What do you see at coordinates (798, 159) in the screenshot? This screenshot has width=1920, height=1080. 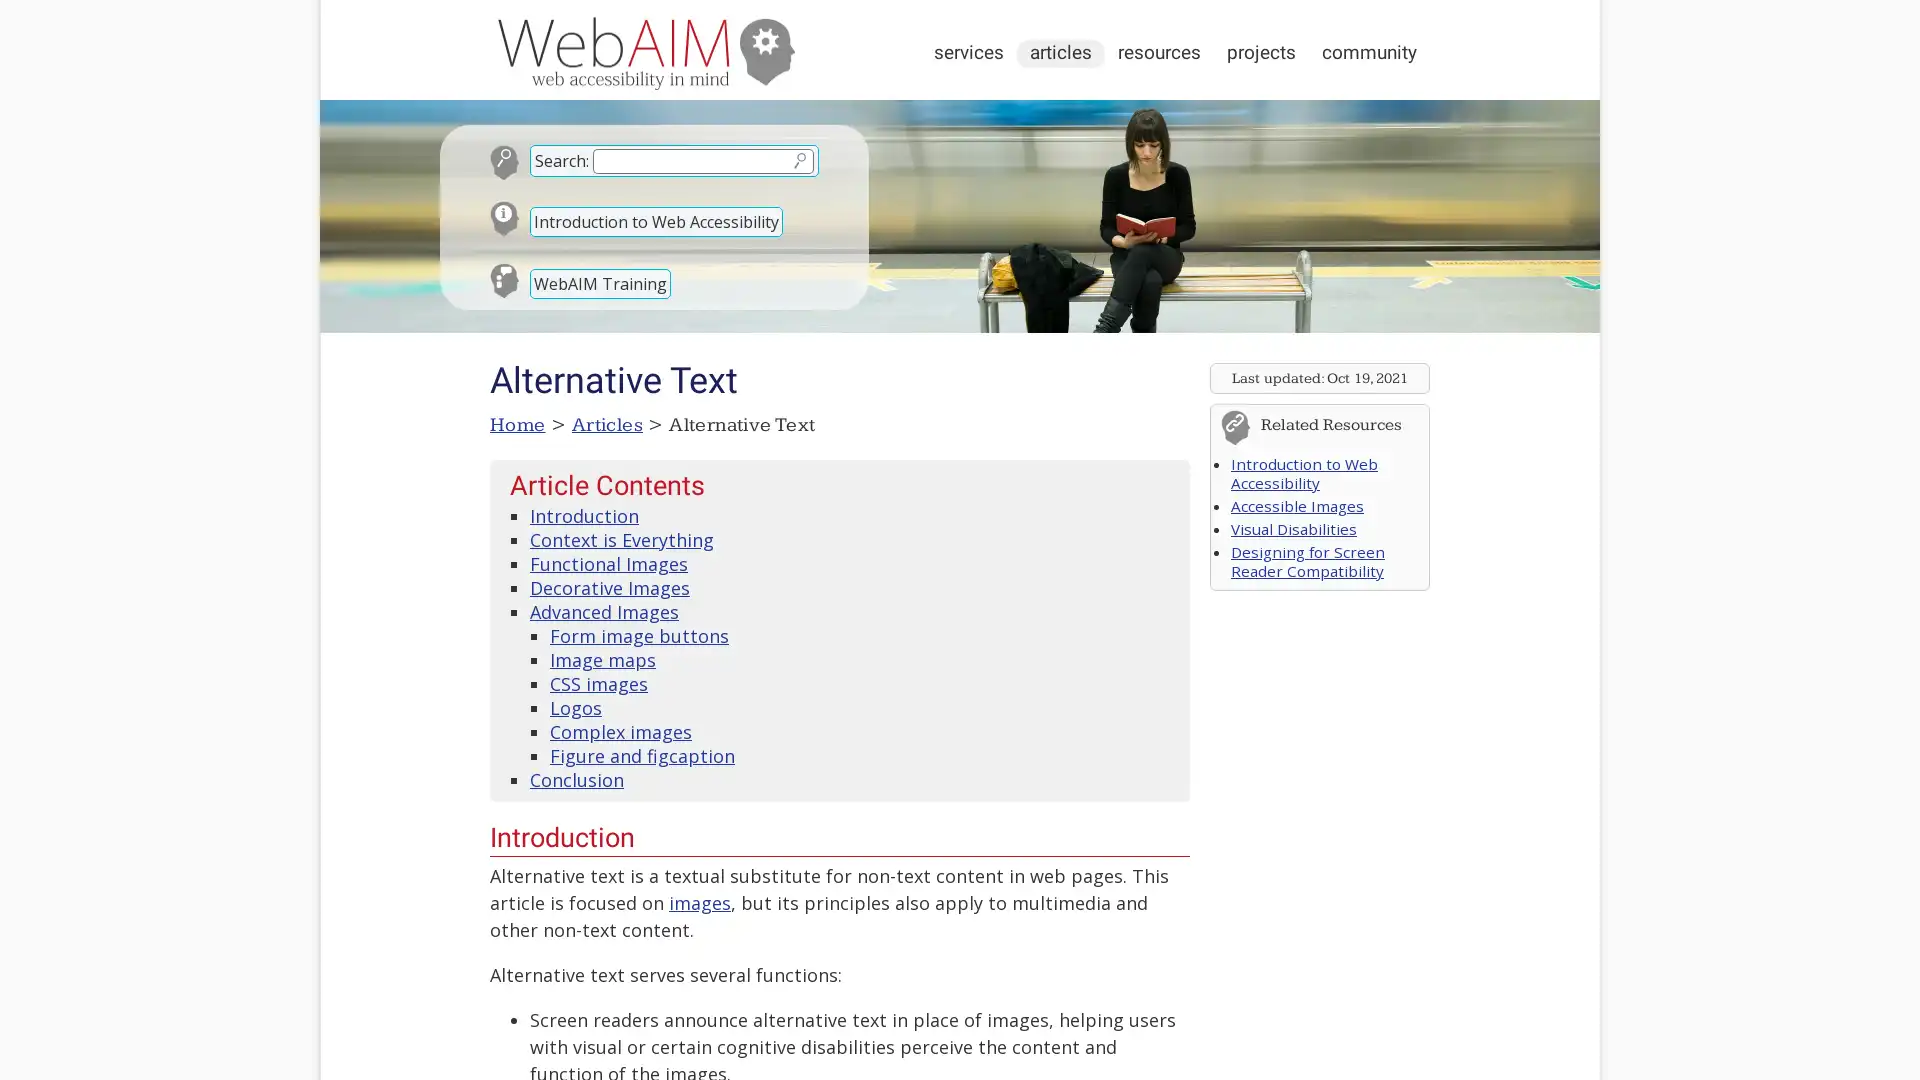 I see `Submit Search` at bounding box center [798, 159].